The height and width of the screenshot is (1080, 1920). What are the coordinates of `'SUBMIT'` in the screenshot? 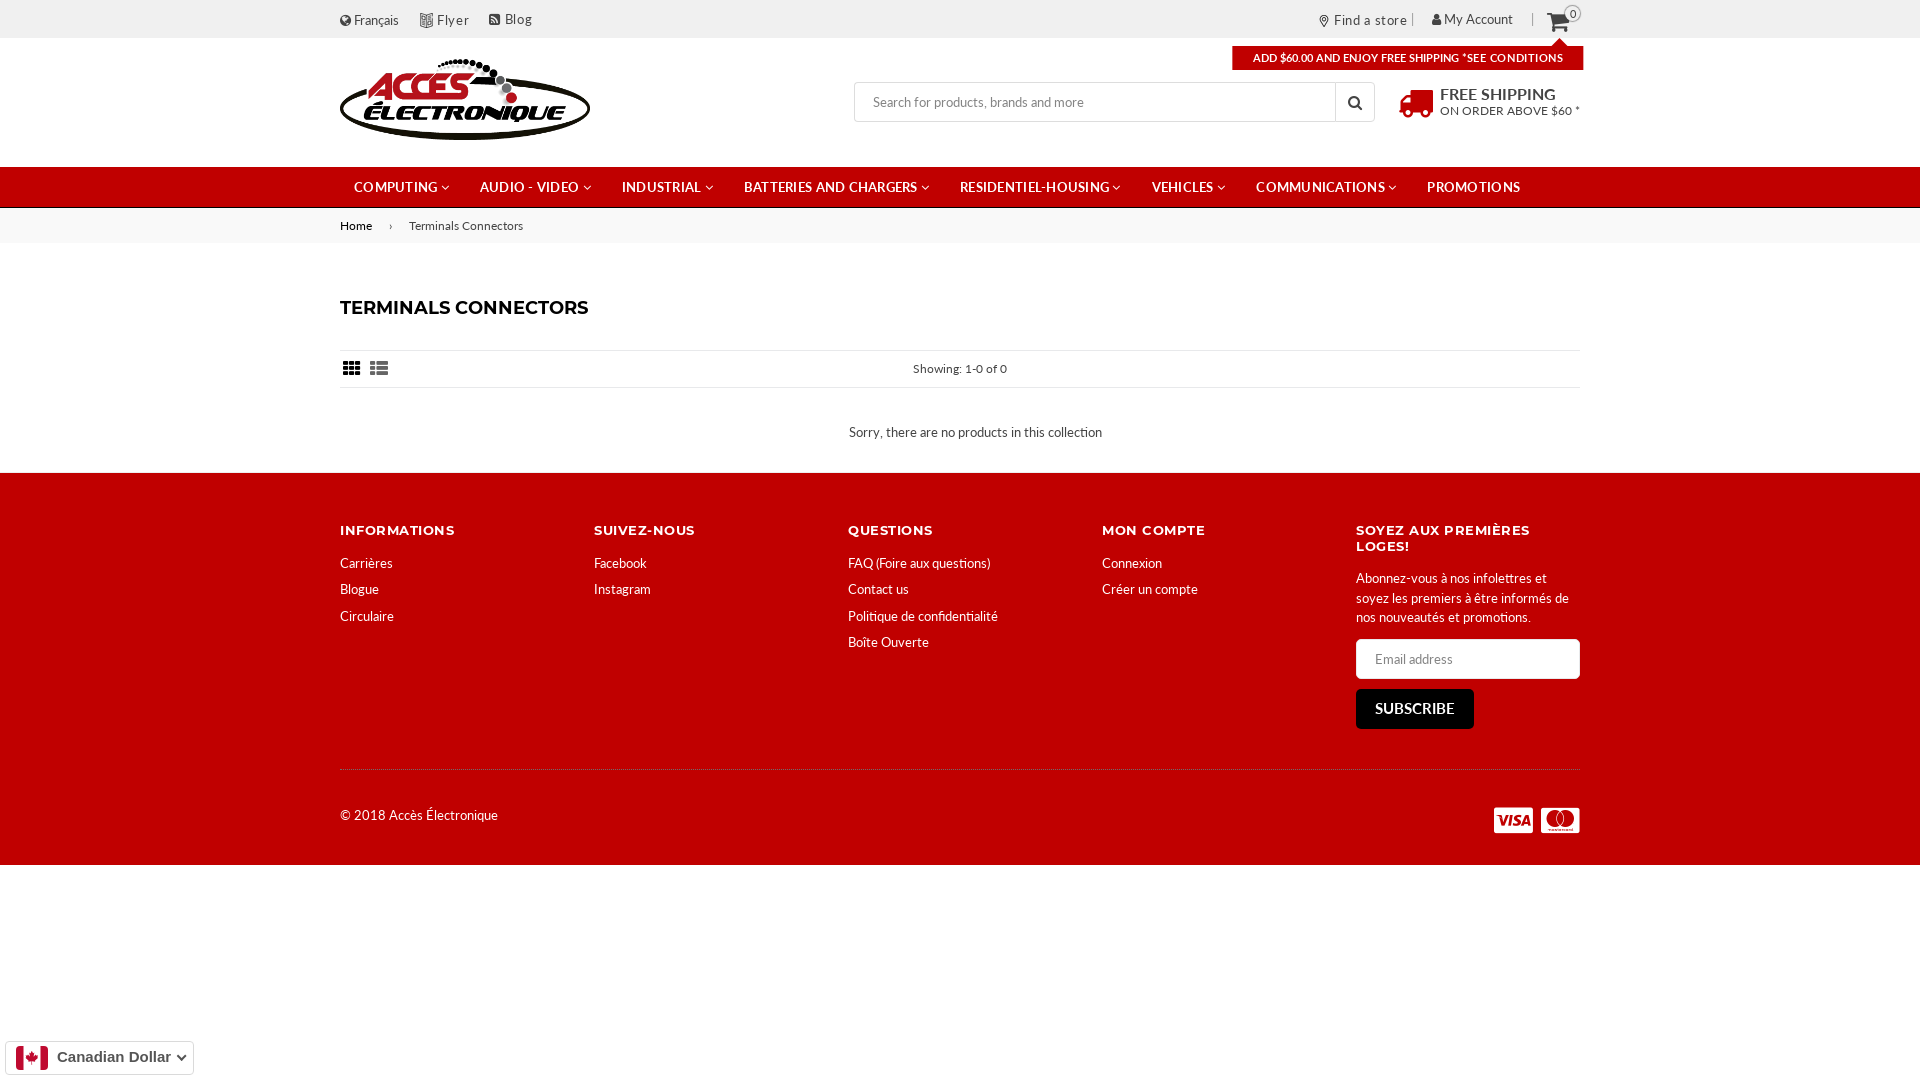 It's located at (1354, 101).